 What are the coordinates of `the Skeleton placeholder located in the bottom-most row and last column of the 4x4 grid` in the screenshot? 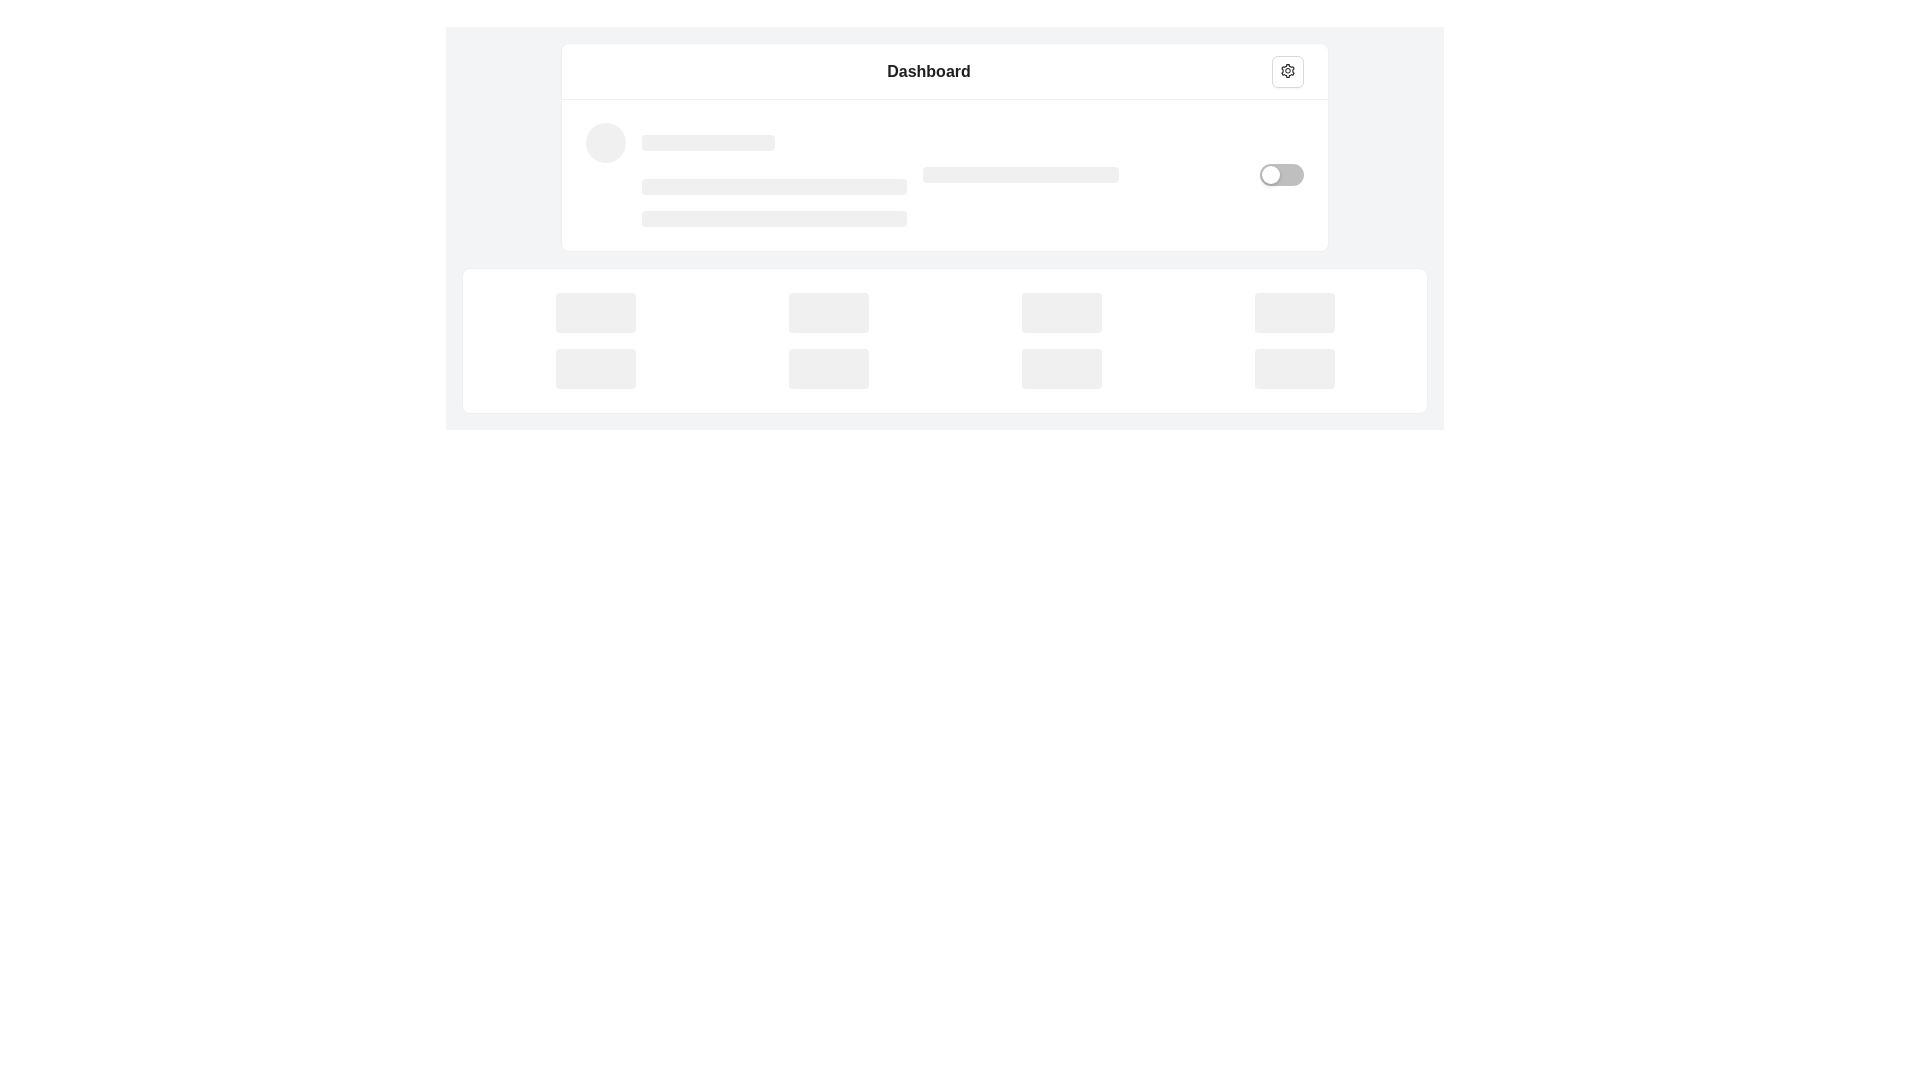 It's located at (1294, 369).